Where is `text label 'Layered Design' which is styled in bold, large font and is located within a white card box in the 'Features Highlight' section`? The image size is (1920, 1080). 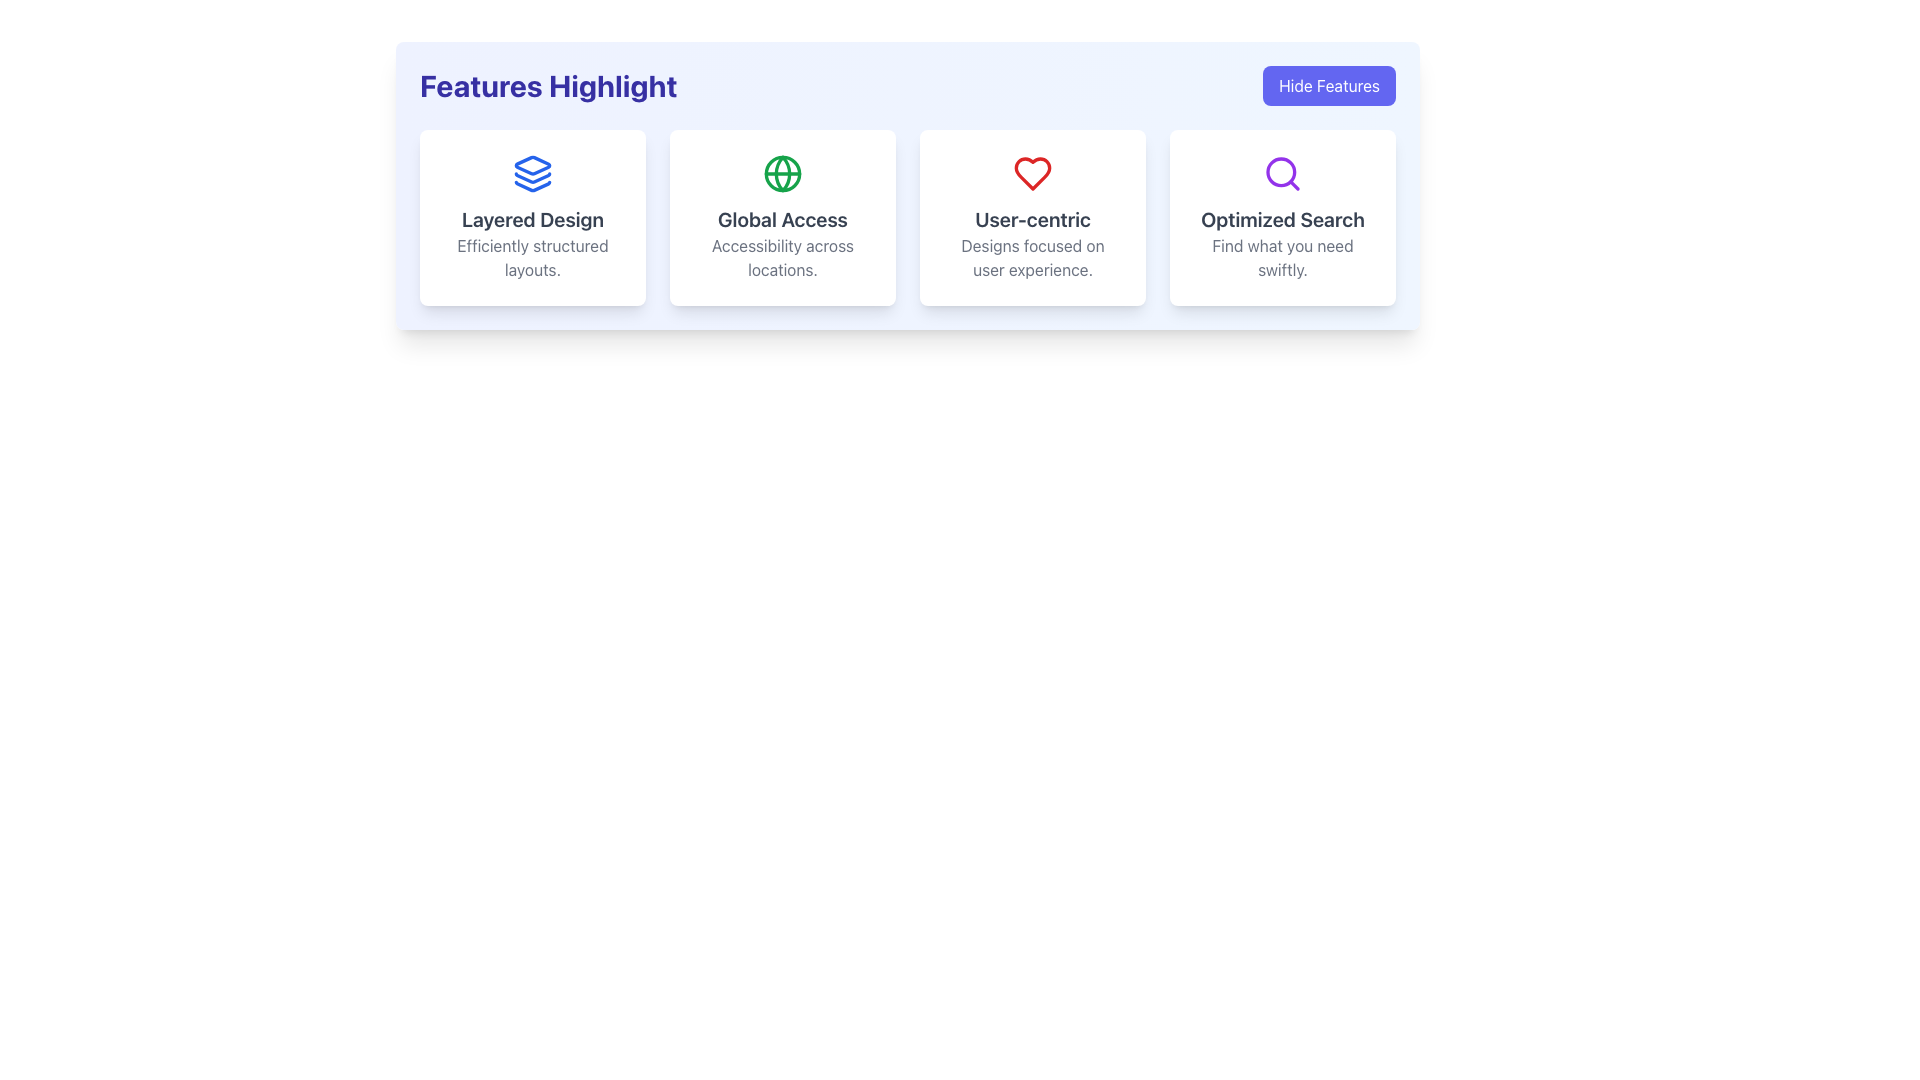 text label 'Layered Design' which is styled in bold, large font and is located within a white card box in the 'Features Highlight' section is located at coordinates (532, 219).